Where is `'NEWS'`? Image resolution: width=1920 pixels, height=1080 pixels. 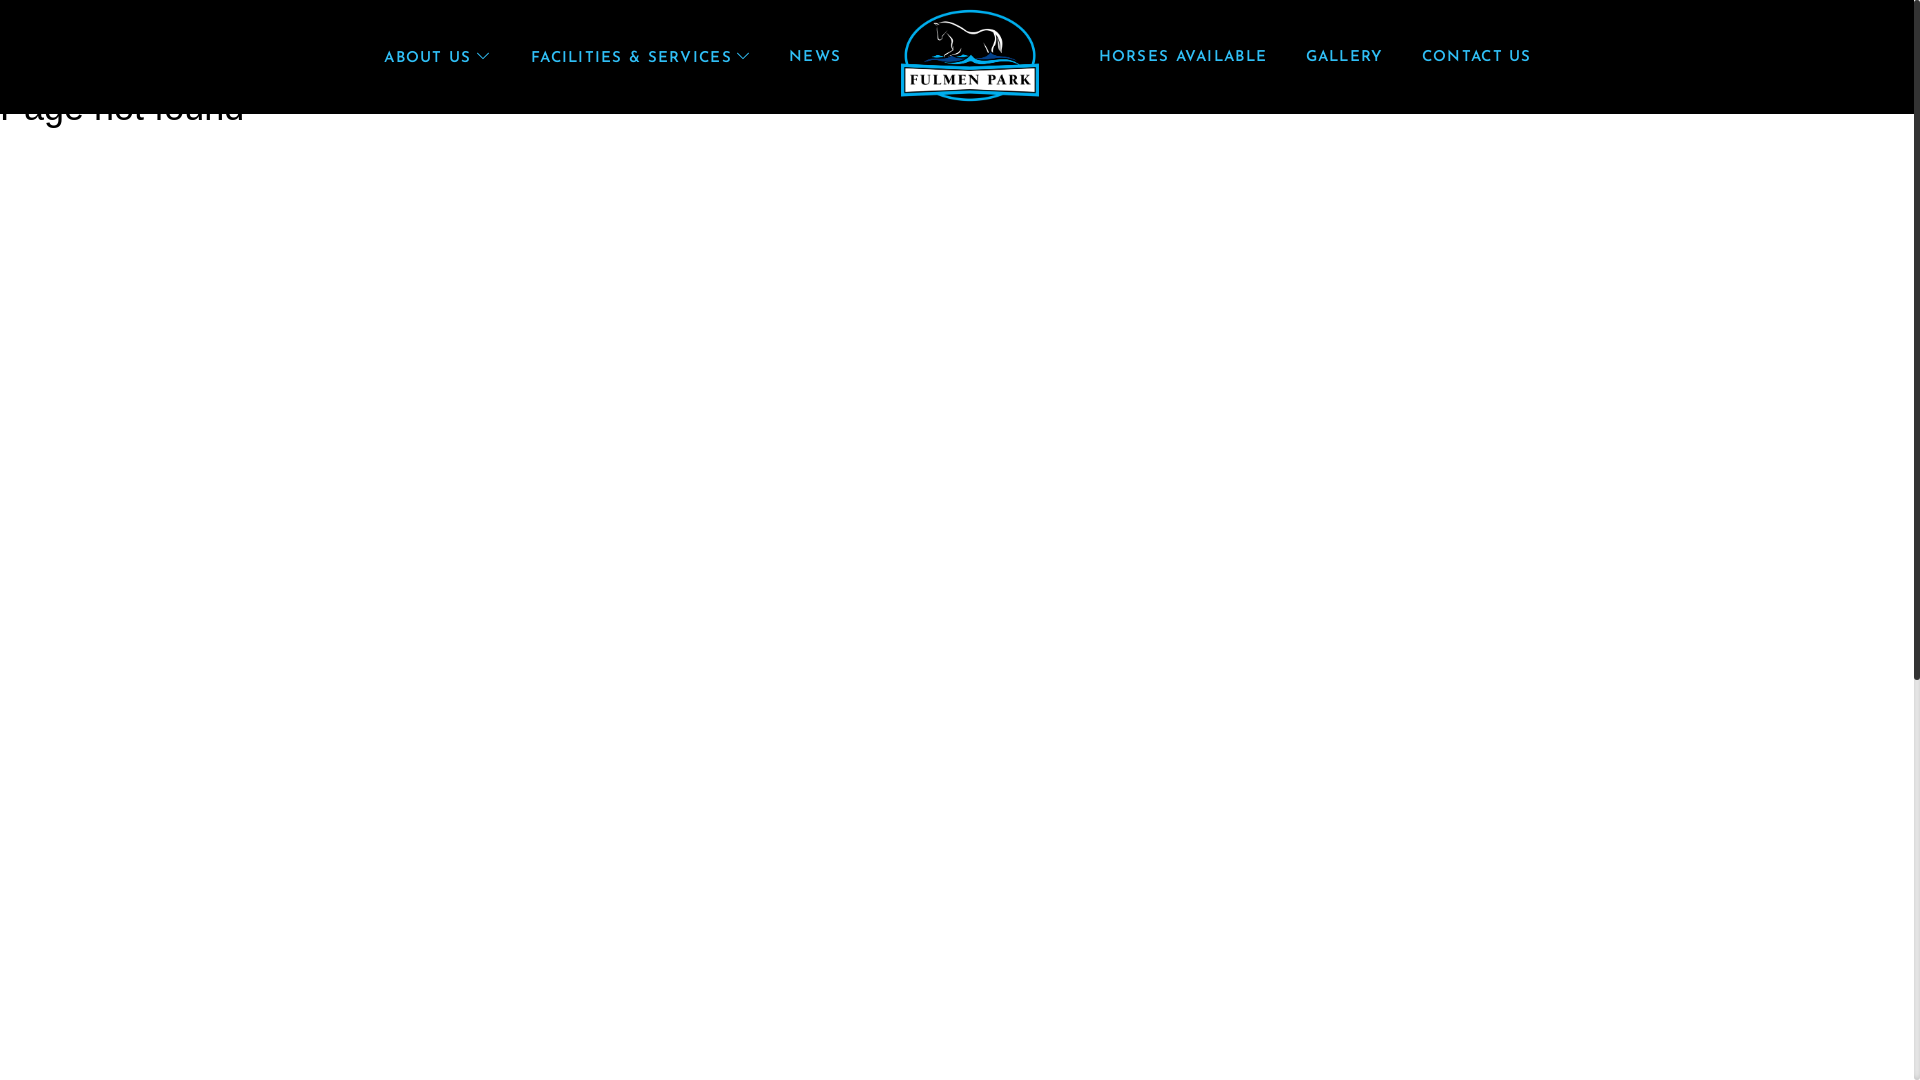 'NEWS' is located at coordinates (768, 56).